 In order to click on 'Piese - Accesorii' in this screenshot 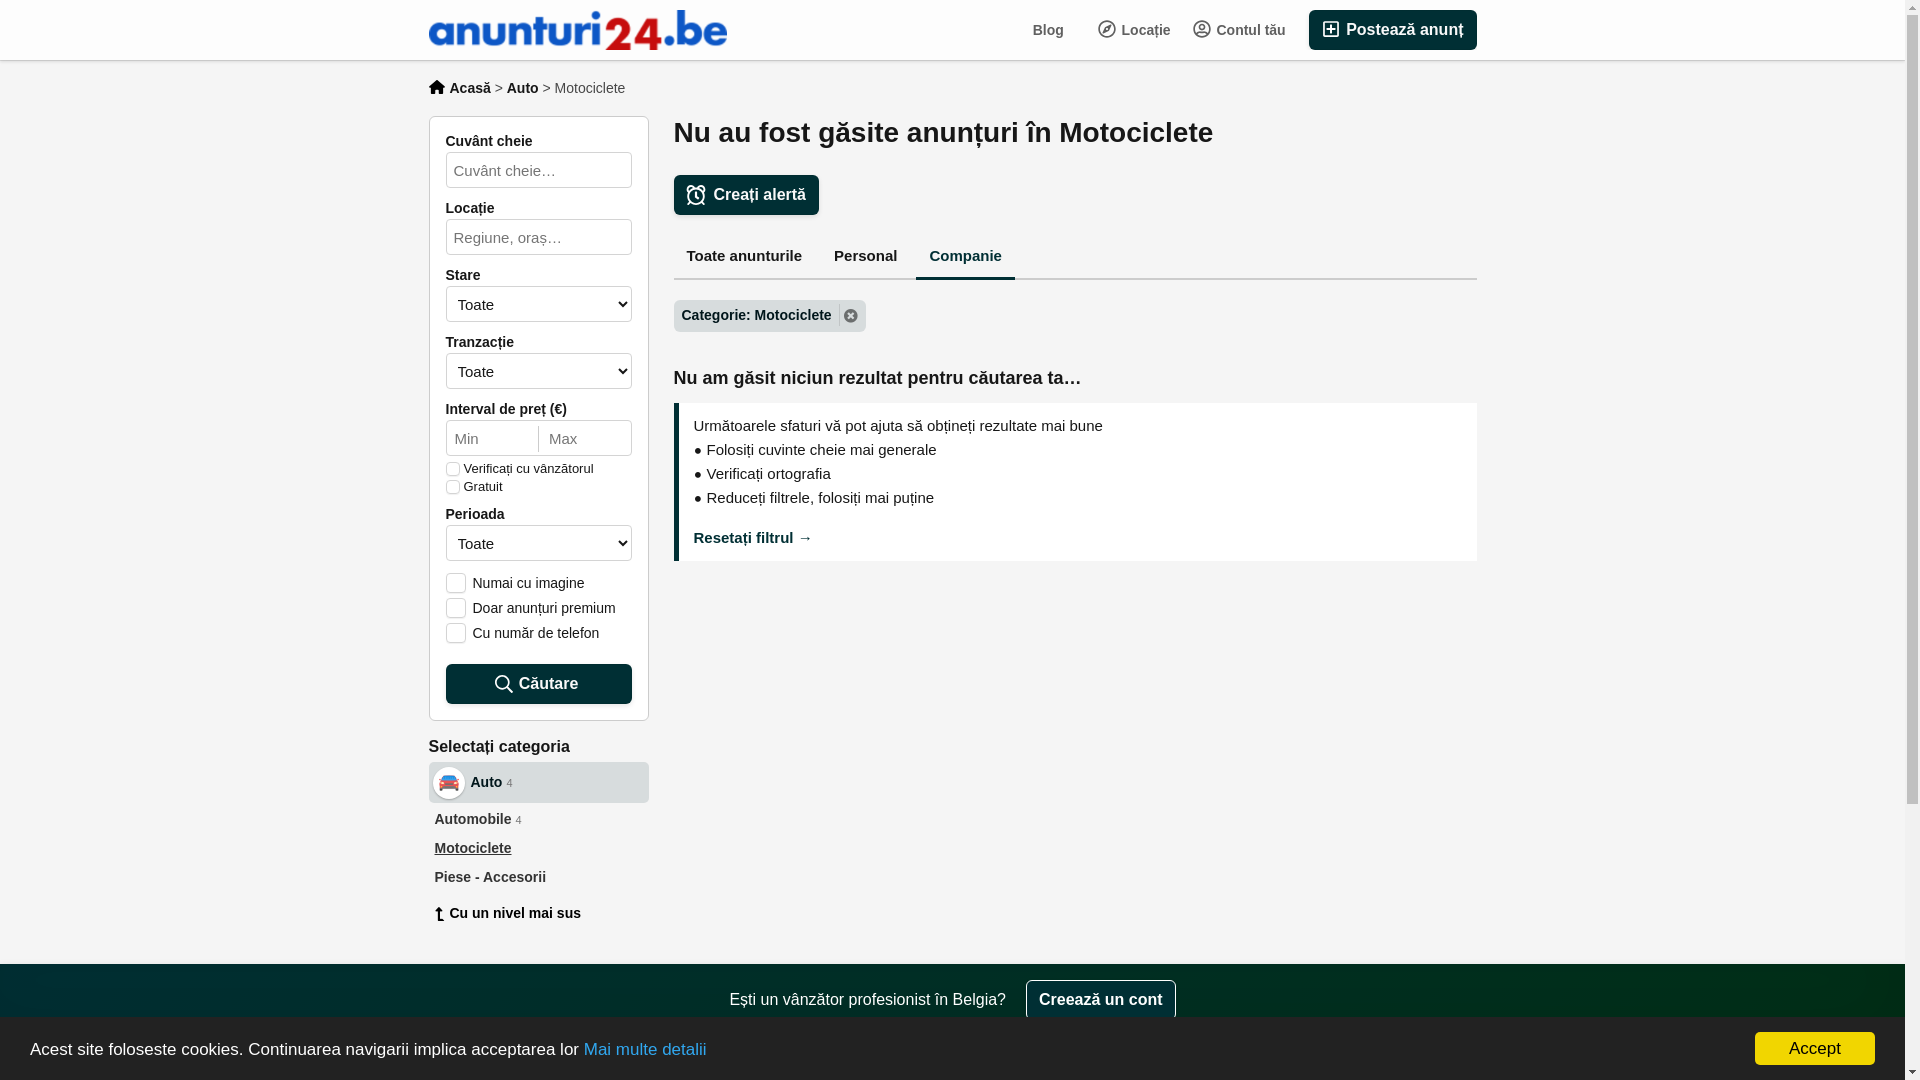, I will do `click(537, 876)`.